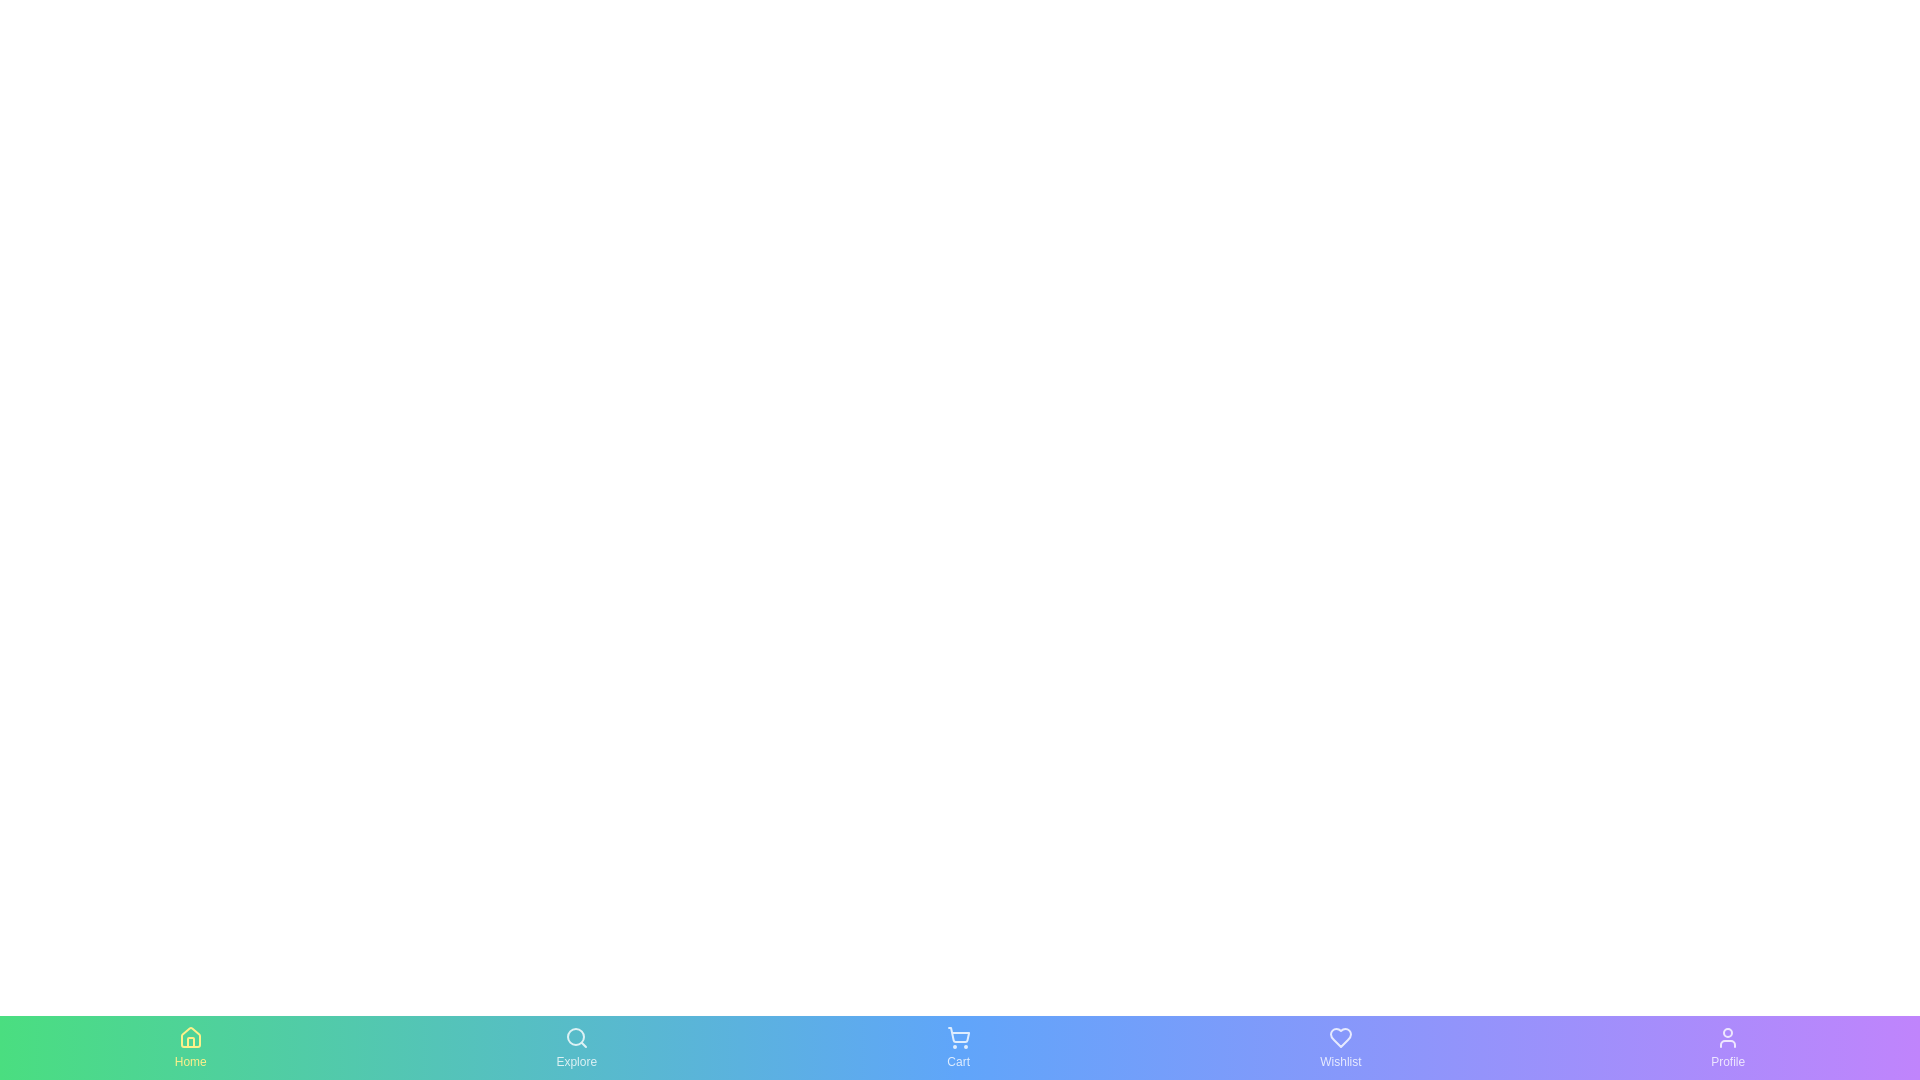  I want to click on the Wishlist tab by clicking on it, so click(1340, 1047).